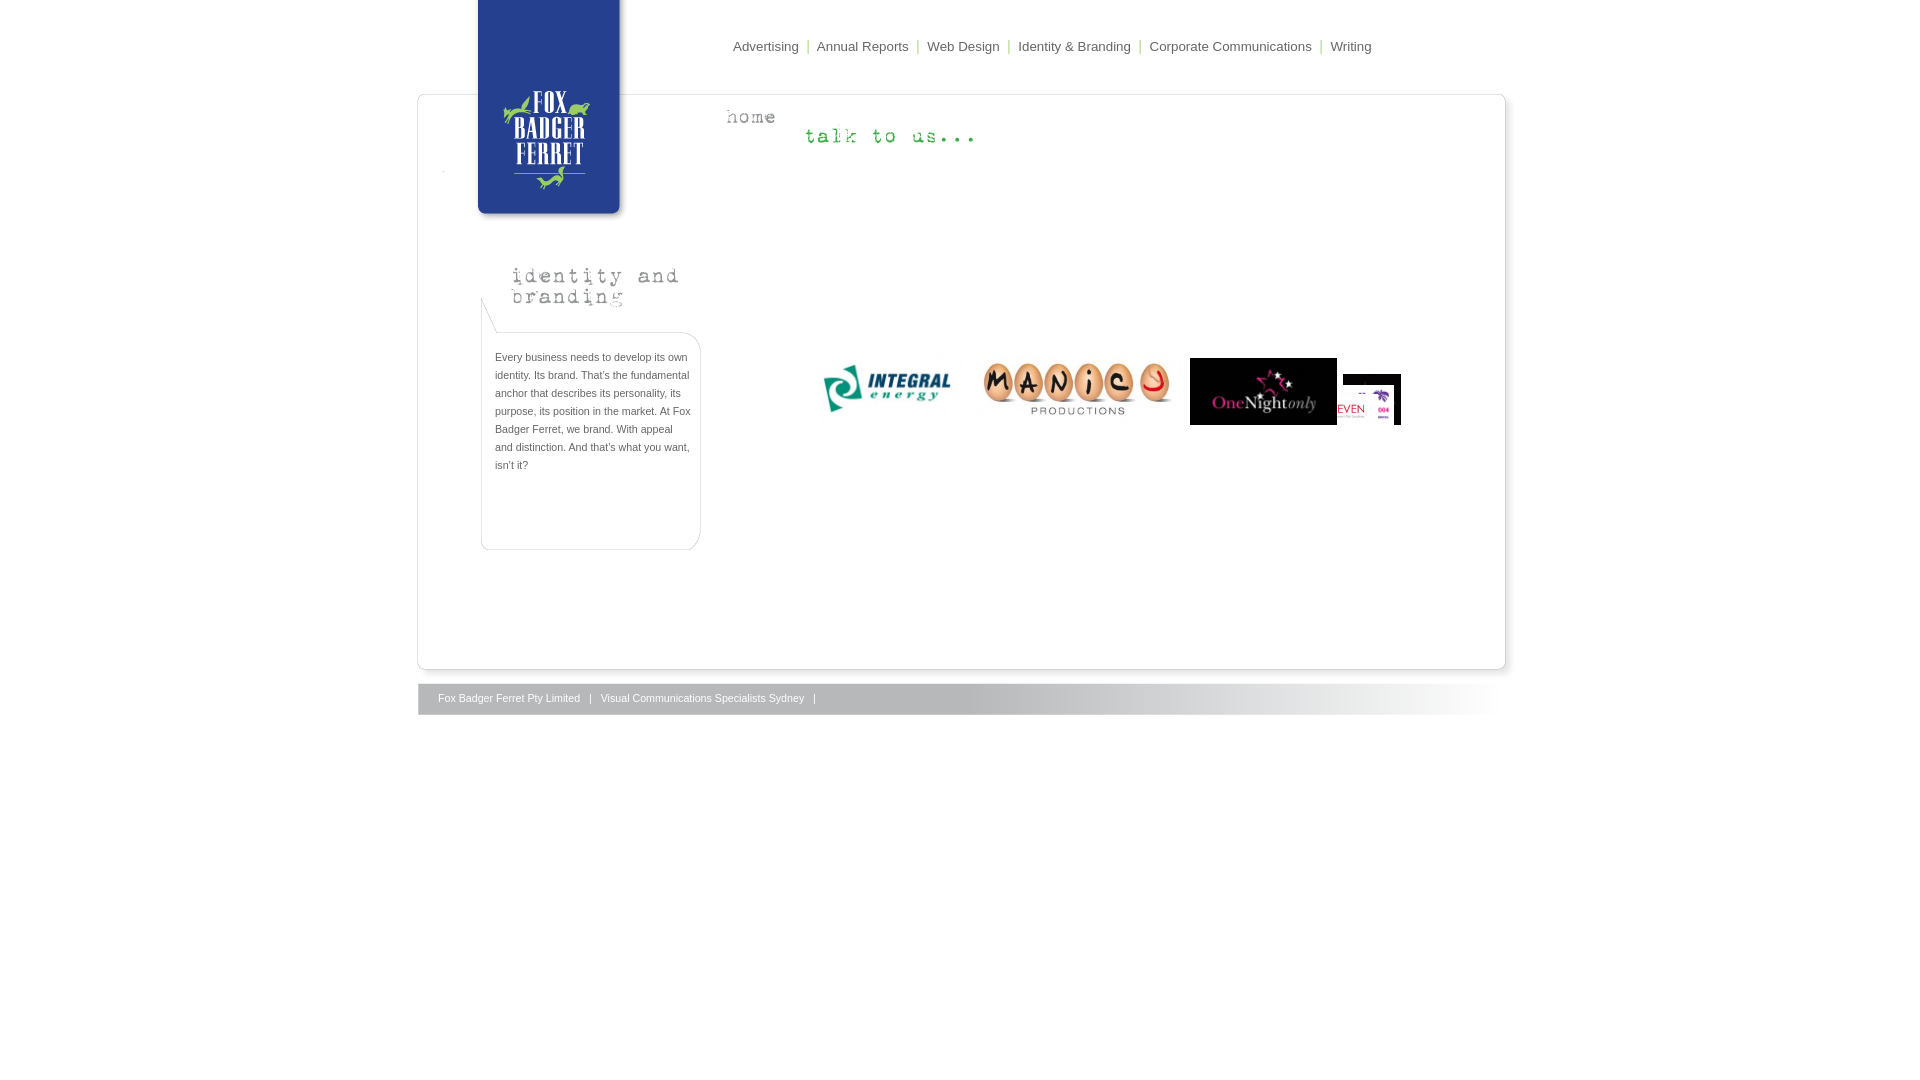  I want to click on 'Corporate Communications', so click(1229, 45).